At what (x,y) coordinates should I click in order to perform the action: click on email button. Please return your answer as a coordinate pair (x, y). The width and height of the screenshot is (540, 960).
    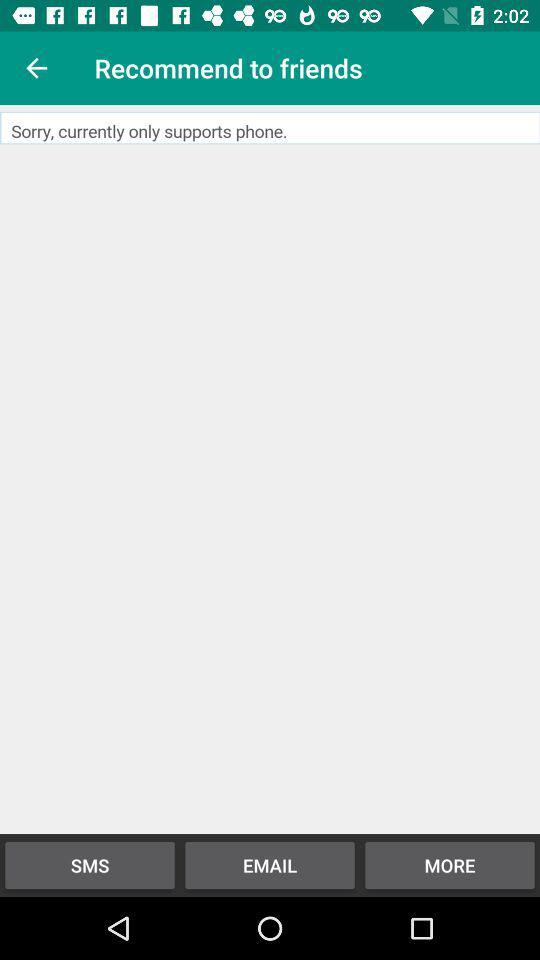
    Looking at the image, I should click on (270, 469).